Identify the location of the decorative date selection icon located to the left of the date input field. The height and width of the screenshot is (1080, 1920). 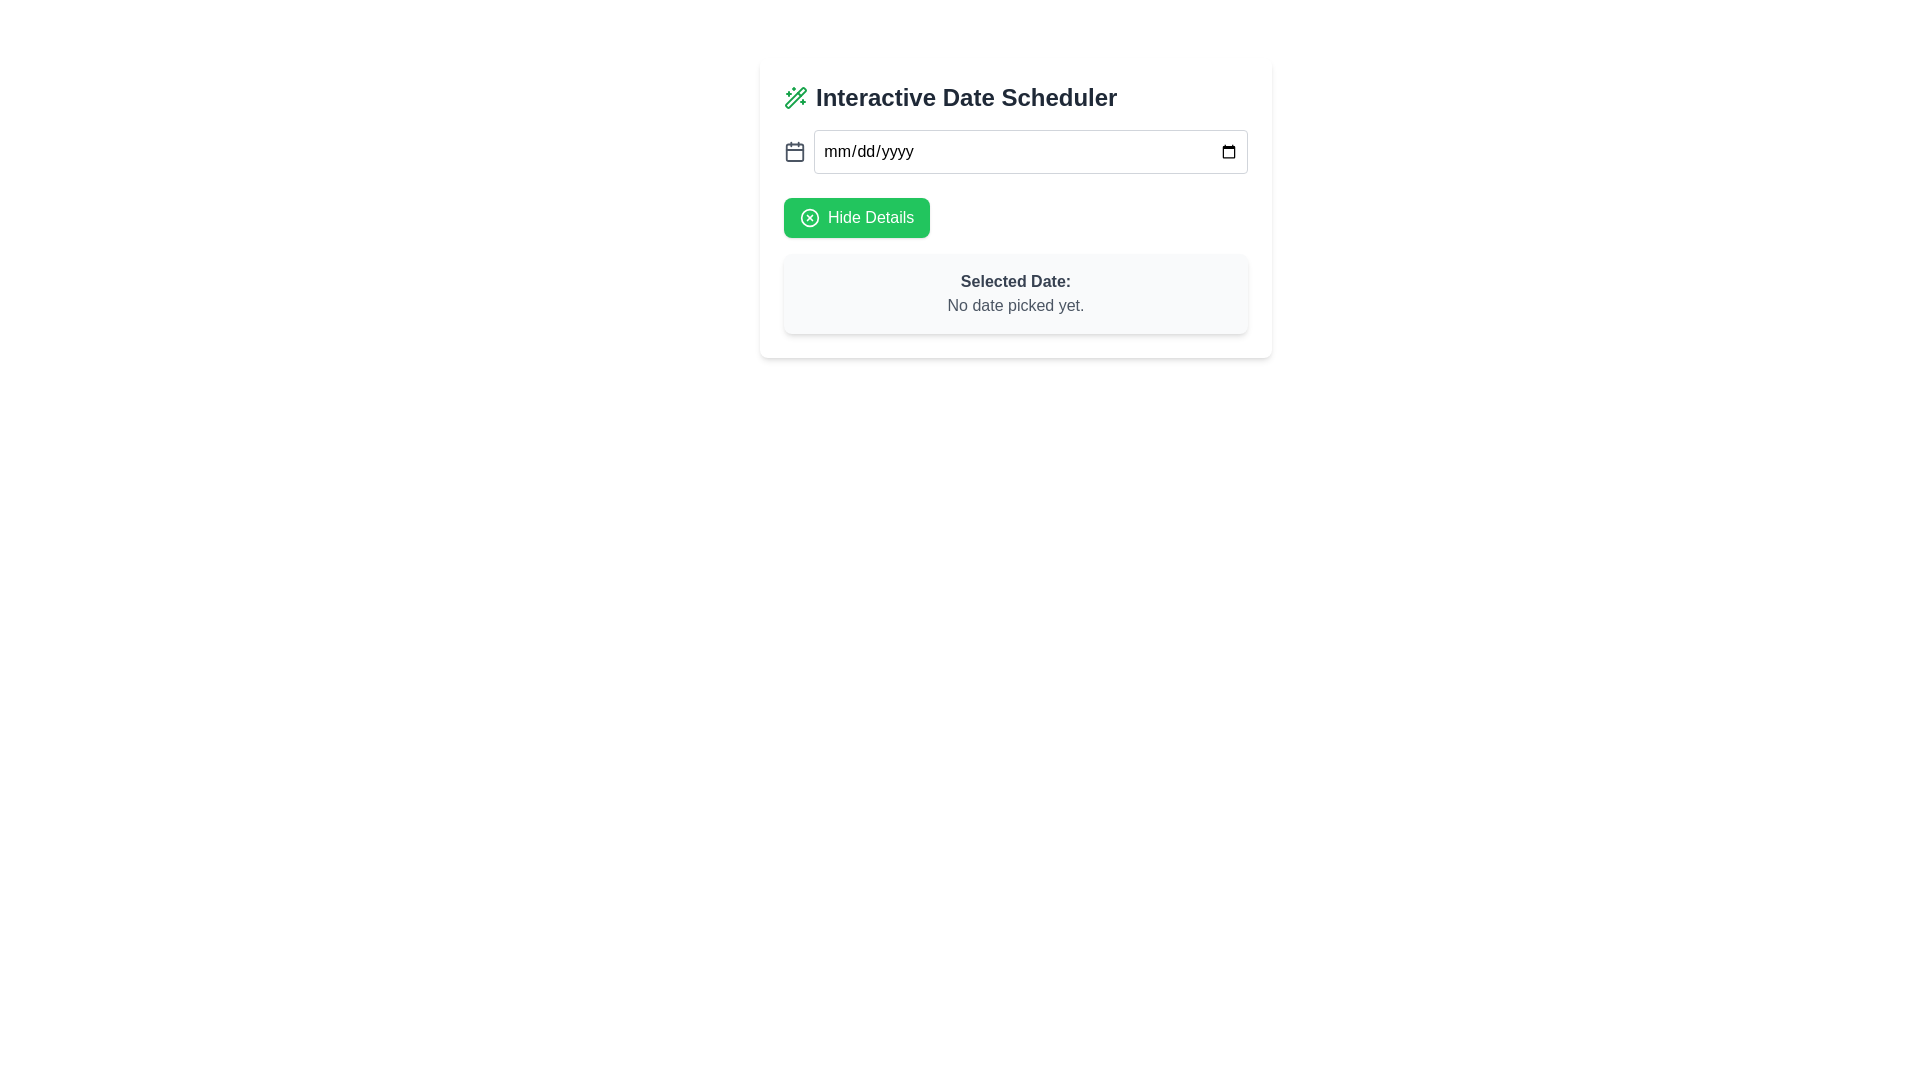
(794, 150).